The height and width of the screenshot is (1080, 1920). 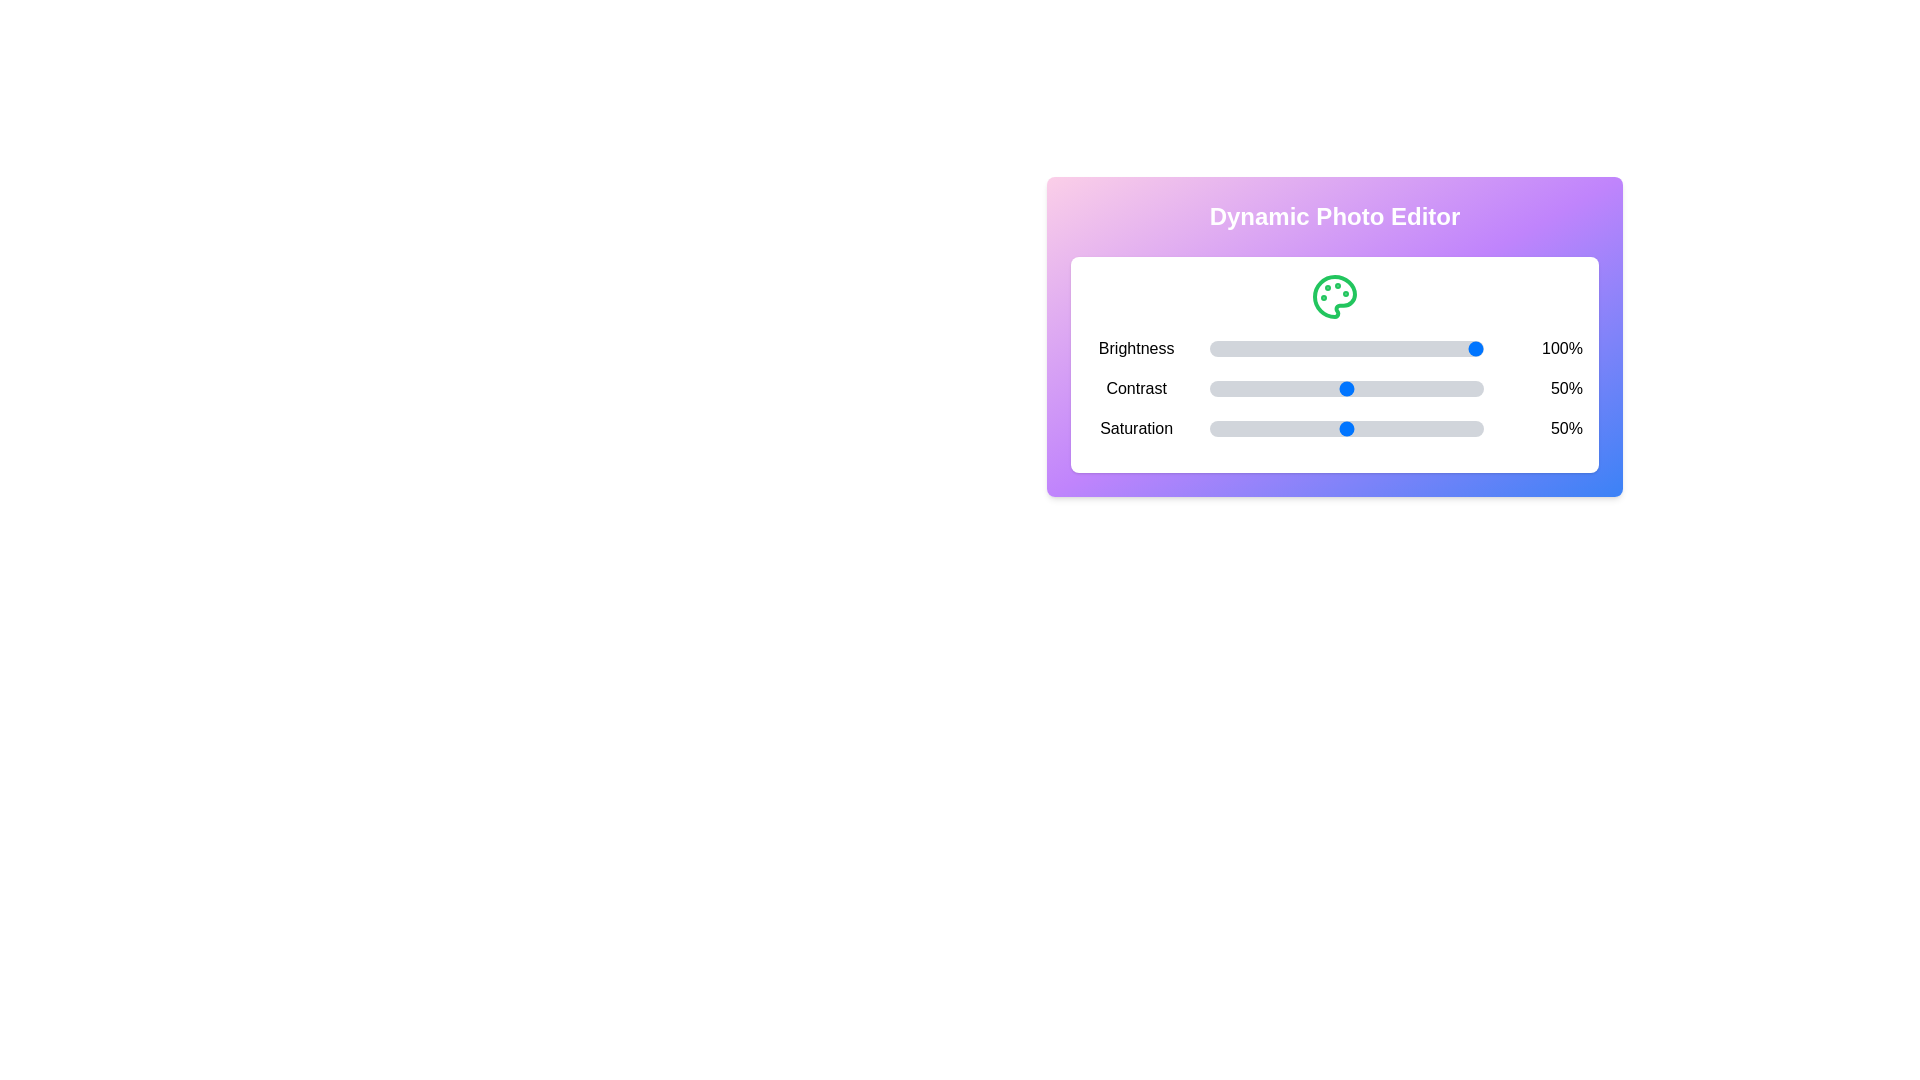 I want to click on the saturation slider to 17%, so click(x=1255, y=427).